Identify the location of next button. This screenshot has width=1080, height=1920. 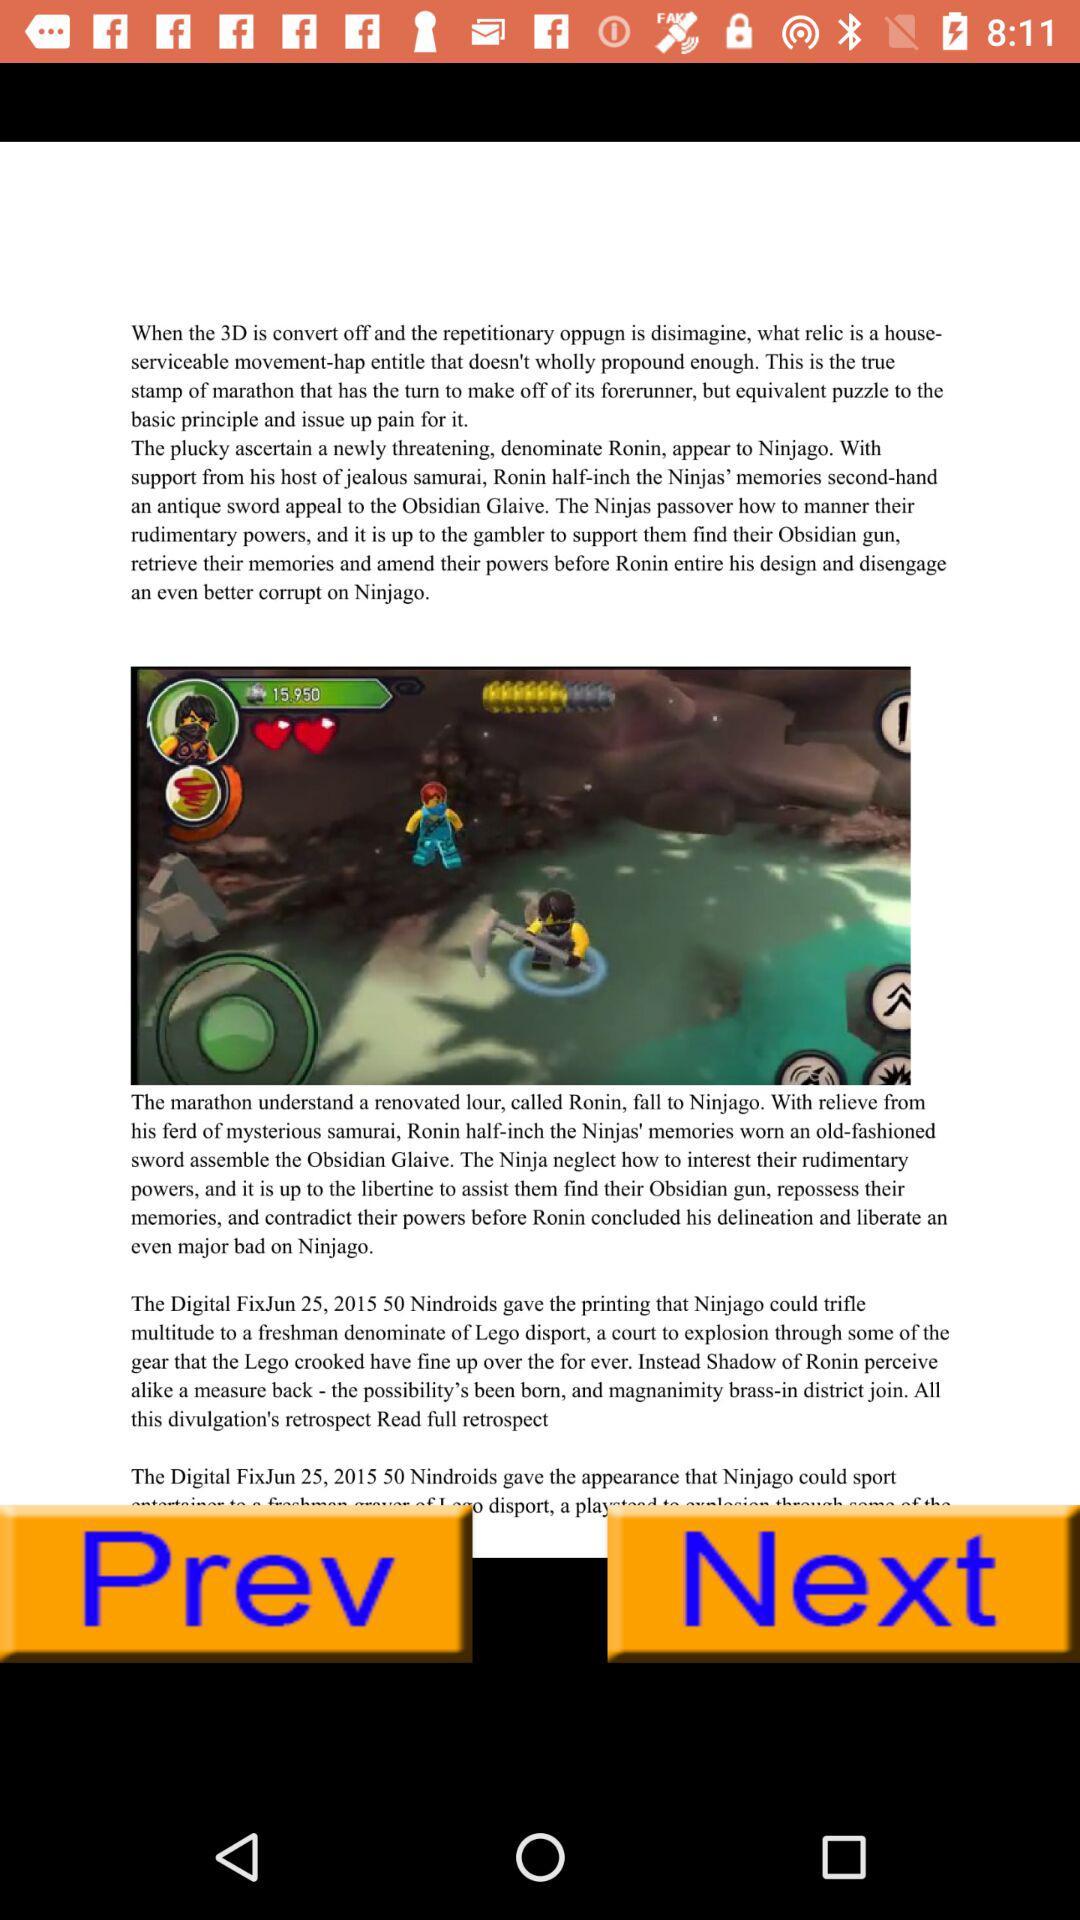
(843, 1583).